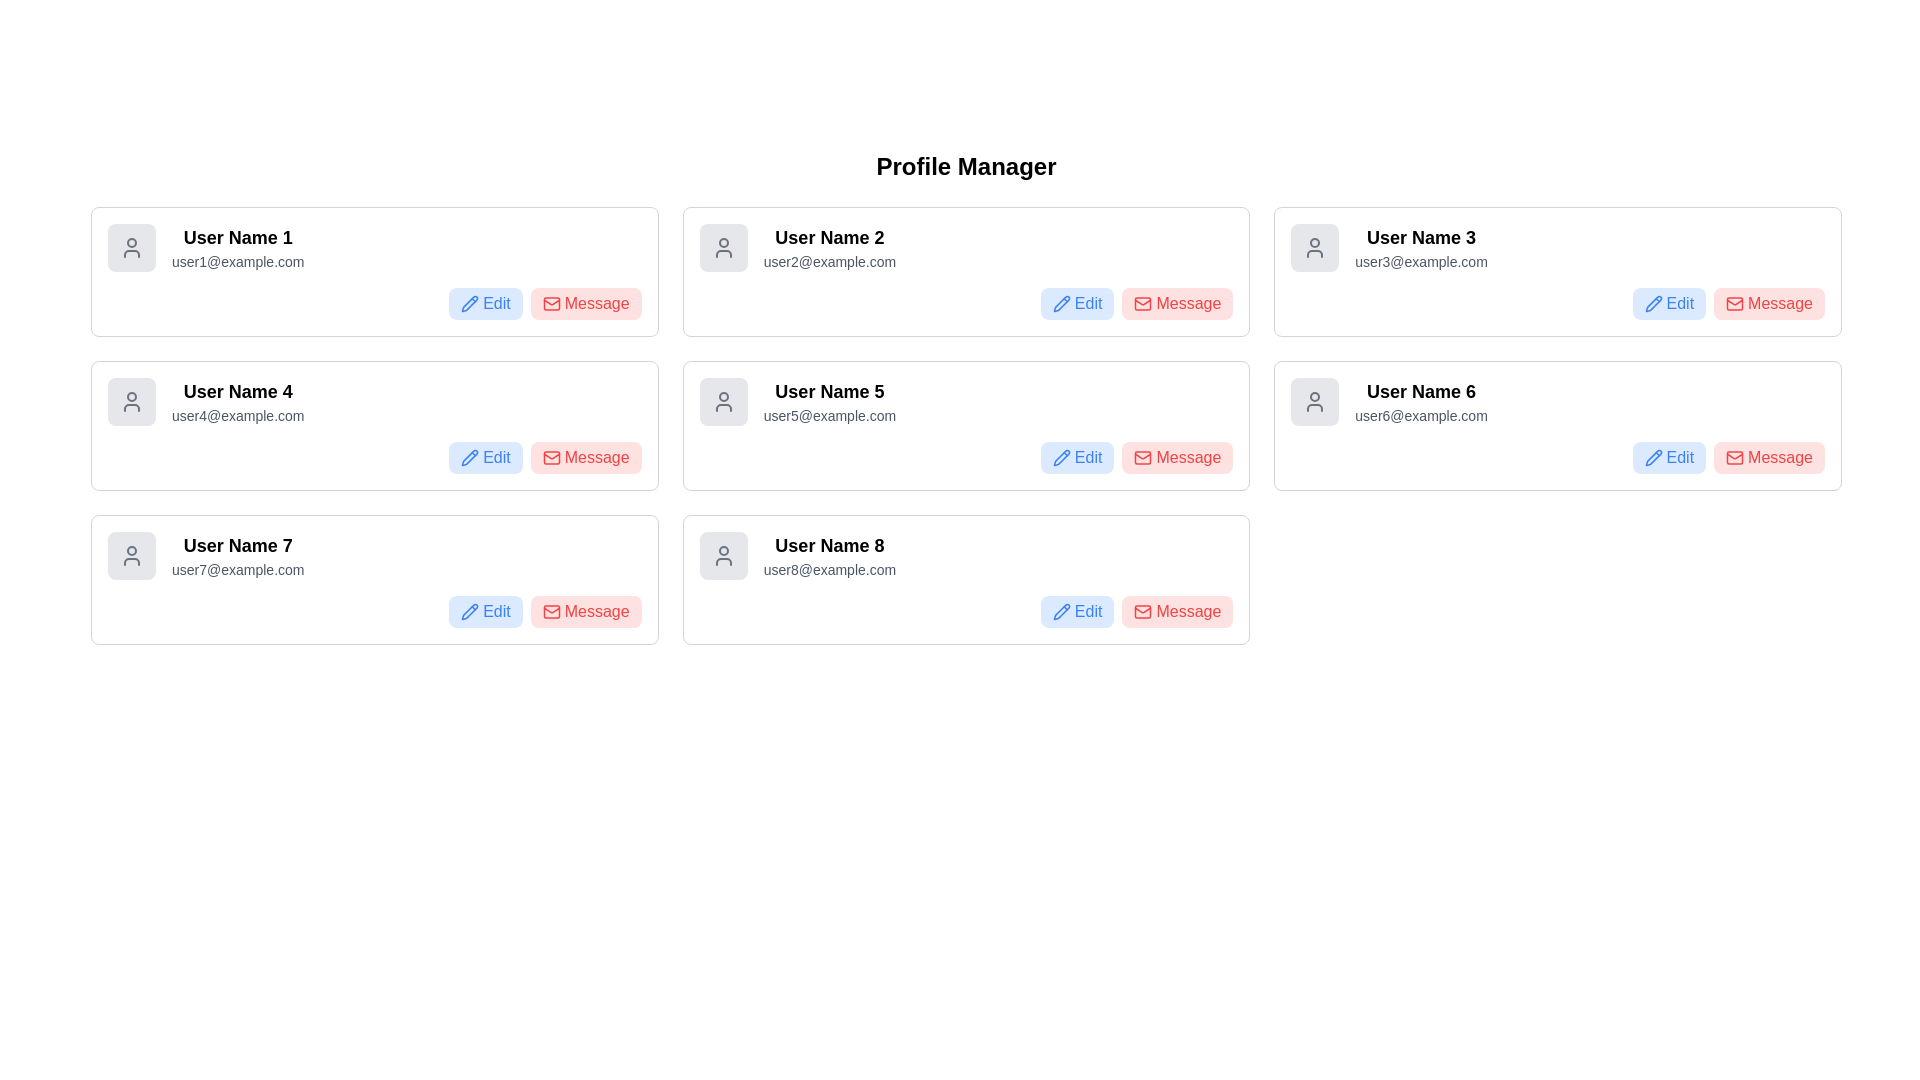  I want to click on the 'Message' button with a red background and text, so click(585, 611).